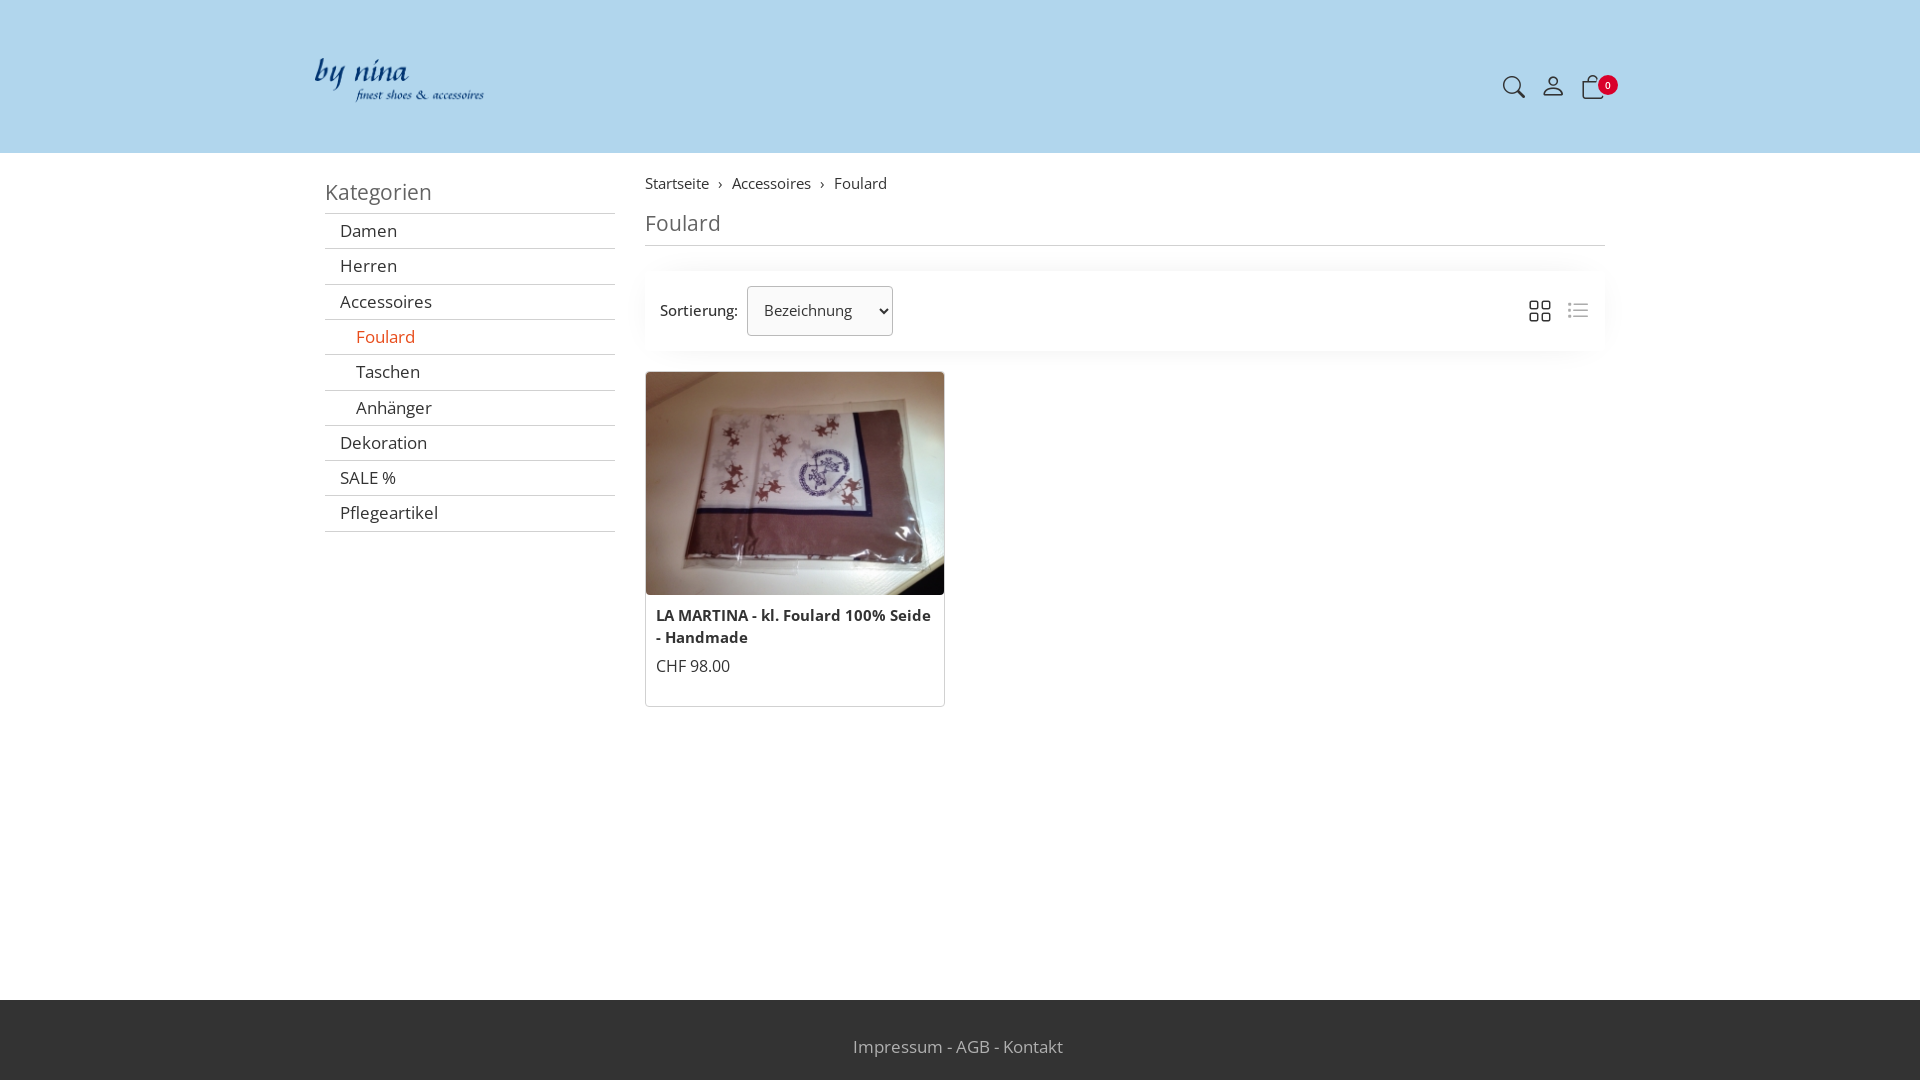  Describe the element at coordinates (973, 1045) in the screenshot. I see `'AGB'` at that location.